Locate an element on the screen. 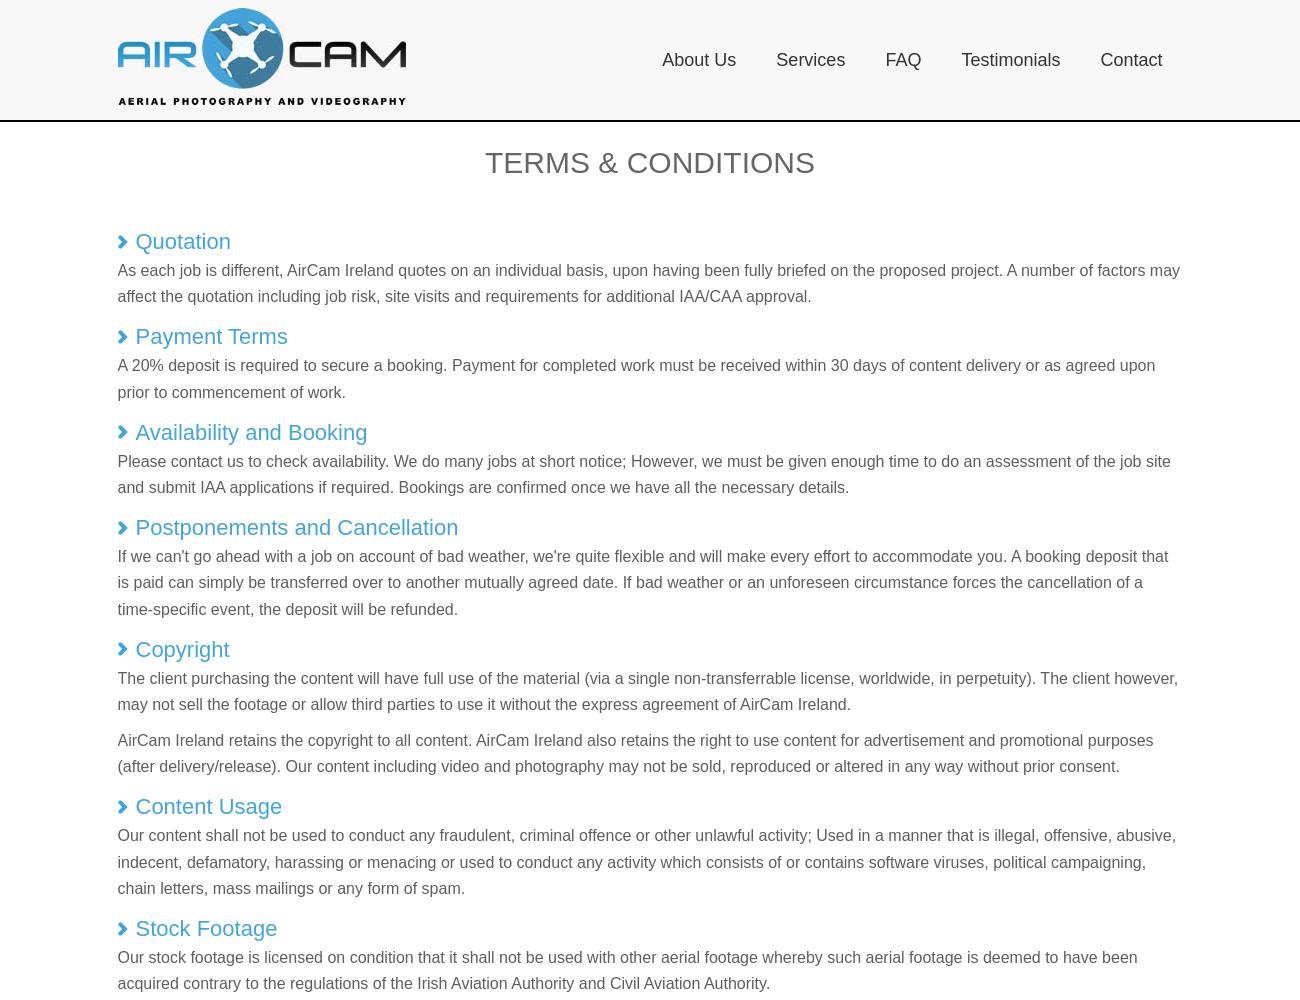 This screenshot has height=1000, width=1300. 'If we can't go ahead with a job on account of bad weather, we're quite flexible and will make every effort to accommodate you. A booking deposit that is paid can simply be transferred over to another mutually agreed date. If bad weather or an unforeseen circumstance forces the cancellation of a time-specific event, the deposit will be refunded.' is located at coordinates (642, 581).